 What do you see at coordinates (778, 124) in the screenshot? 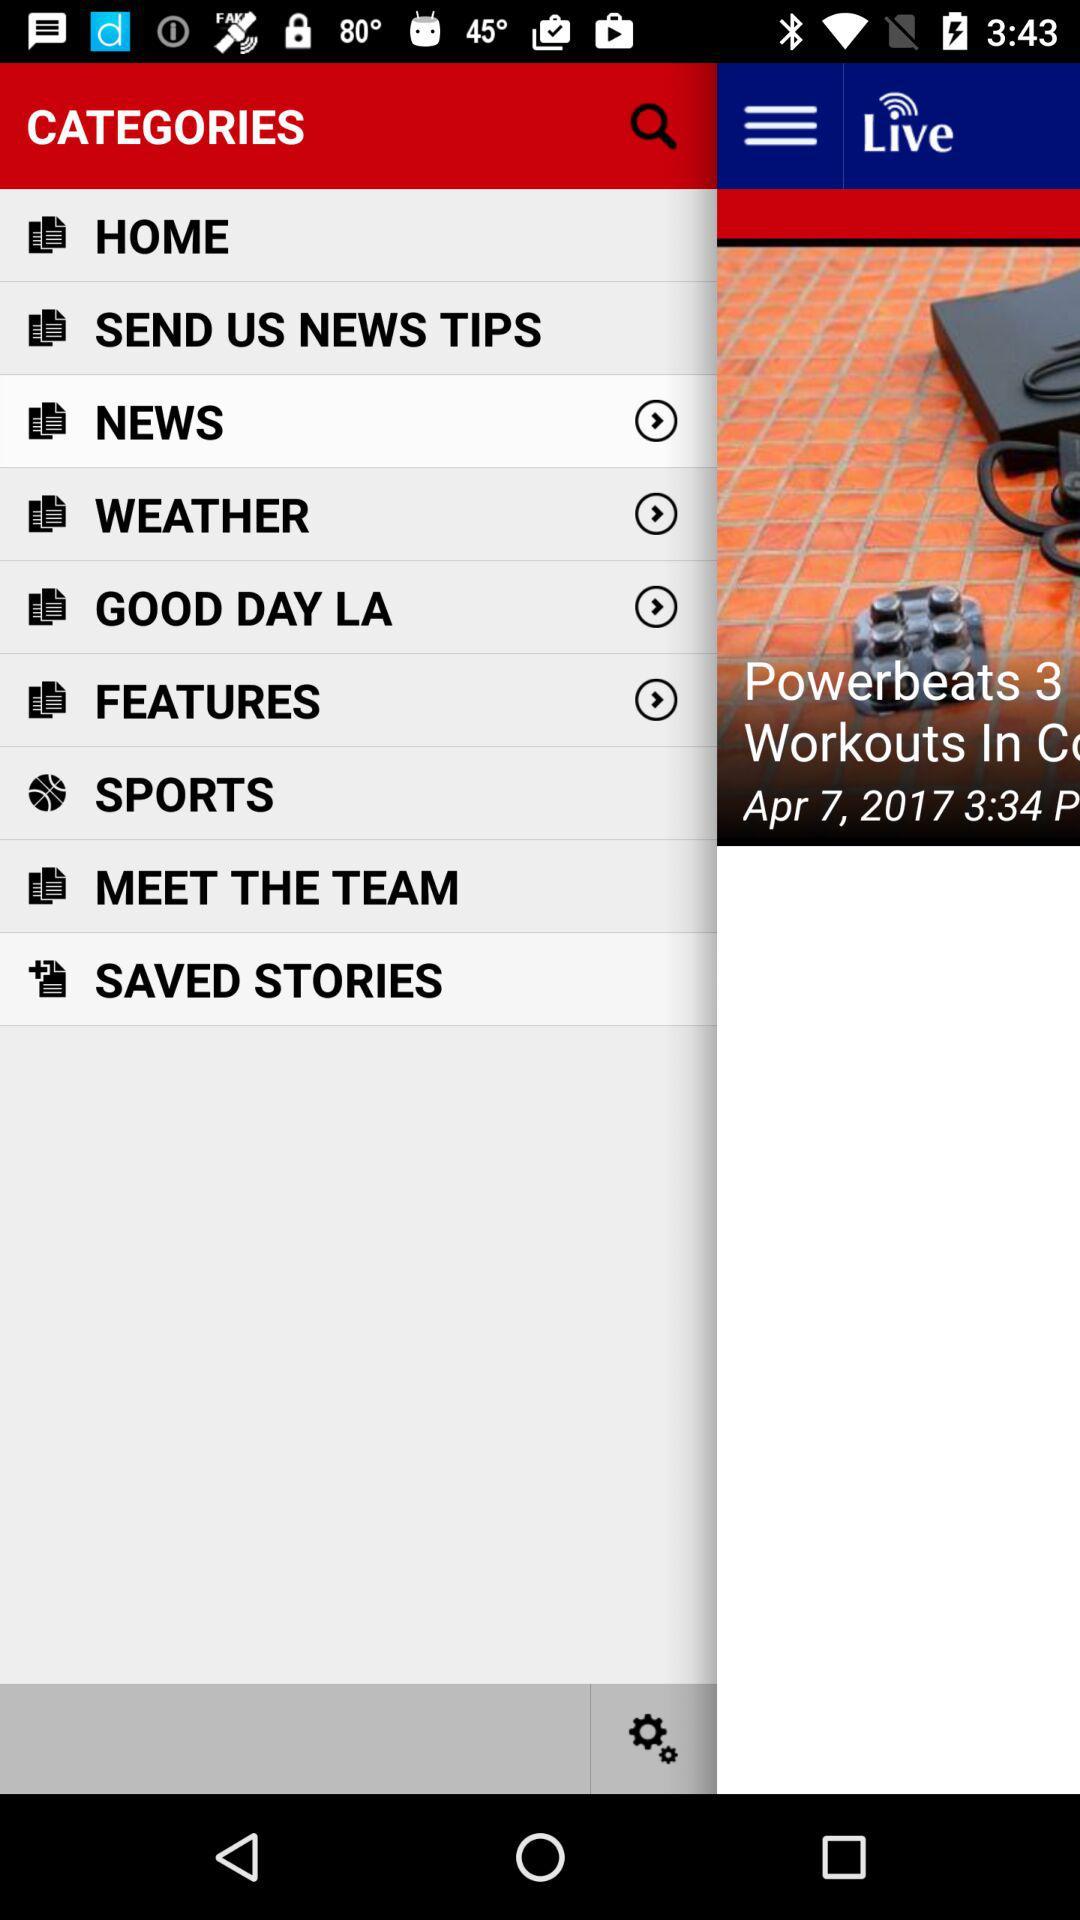
I see `the menu icon` at bounding box center [778, 124].